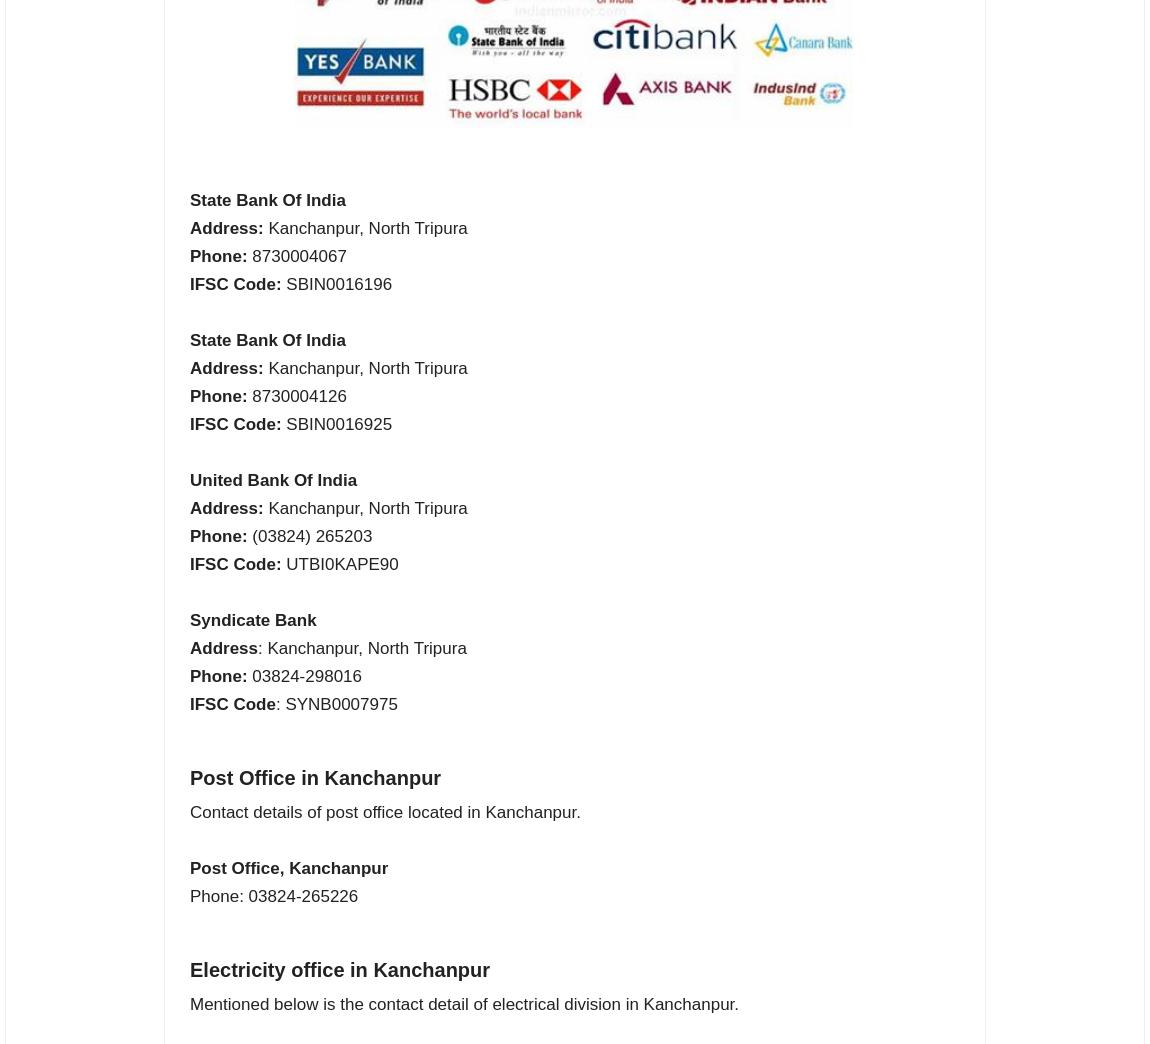  I want to click on 'Post Office in Kanchanpur', so click(315, 777).